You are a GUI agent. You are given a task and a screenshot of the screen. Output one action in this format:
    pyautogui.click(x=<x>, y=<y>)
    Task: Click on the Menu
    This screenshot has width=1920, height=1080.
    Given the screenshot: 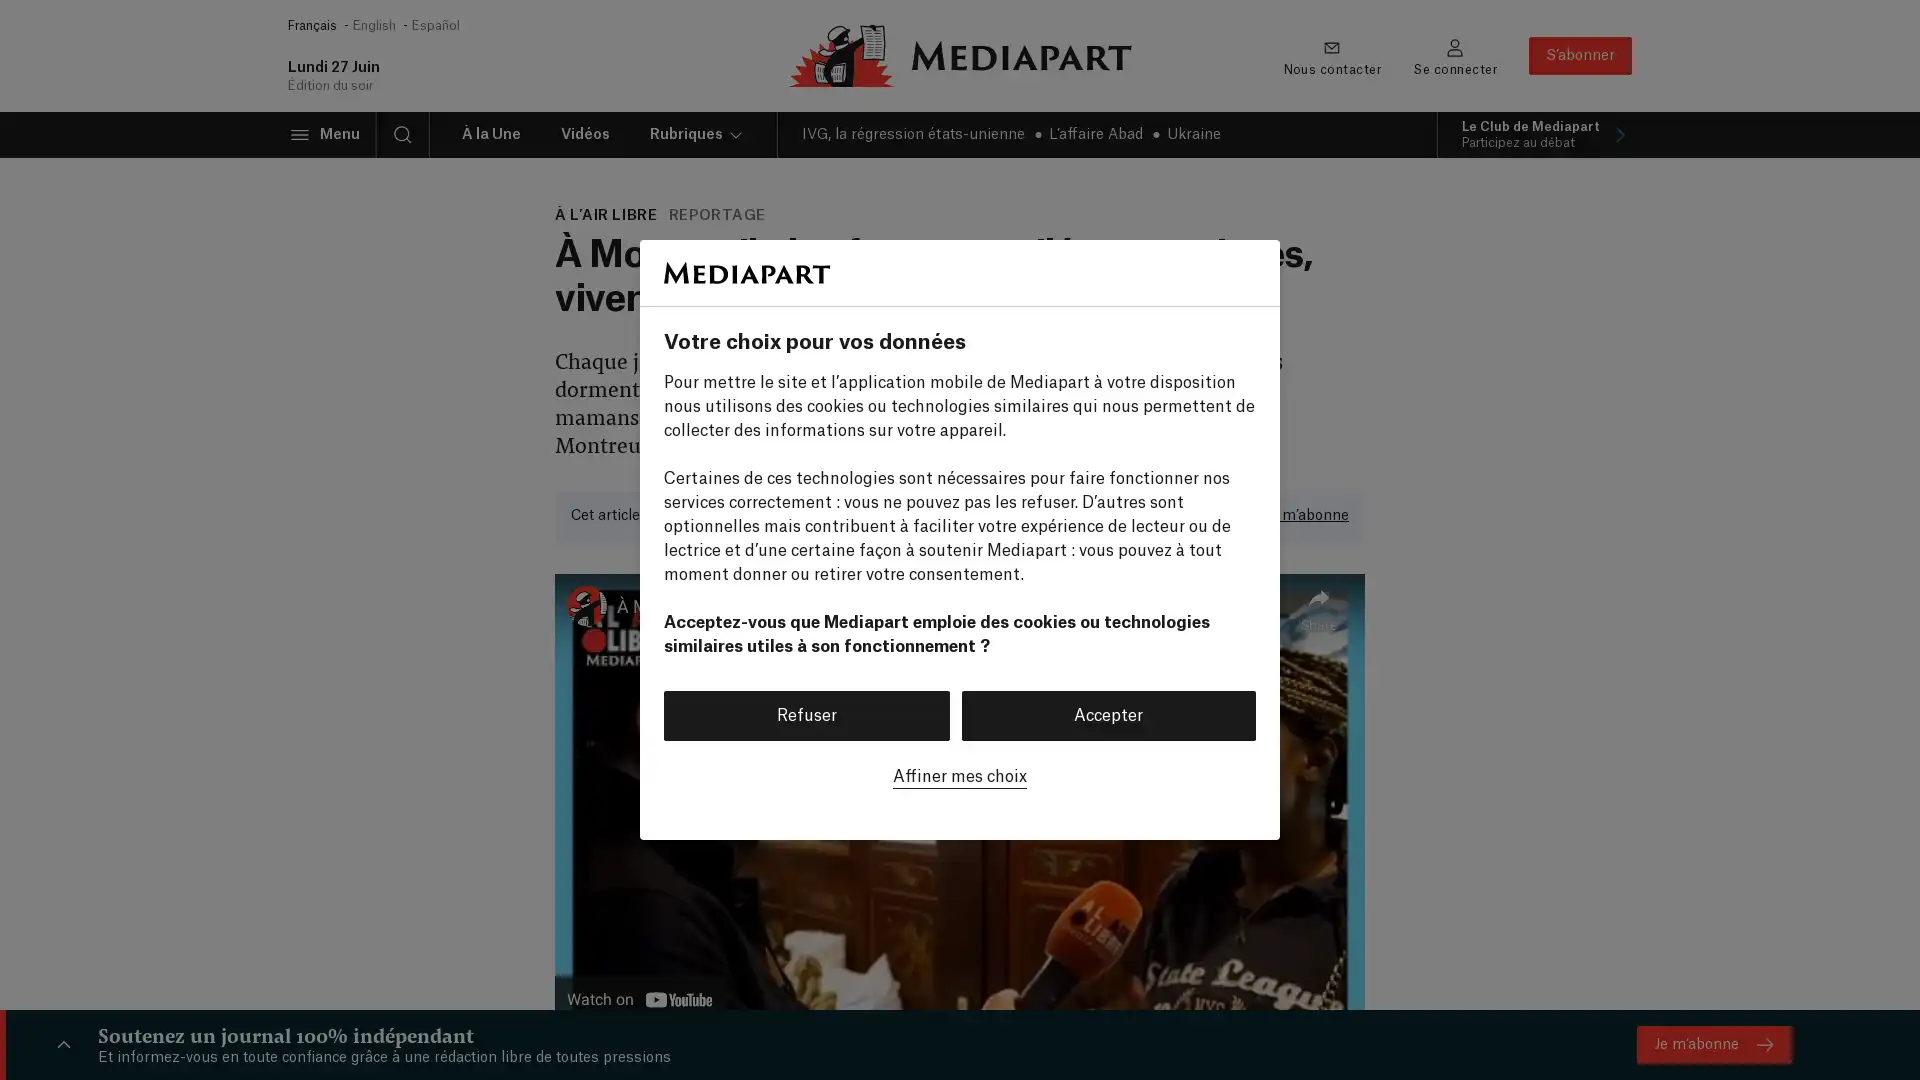 What is the action you would take?
    pyautogui.click(x=324, y=135)
    